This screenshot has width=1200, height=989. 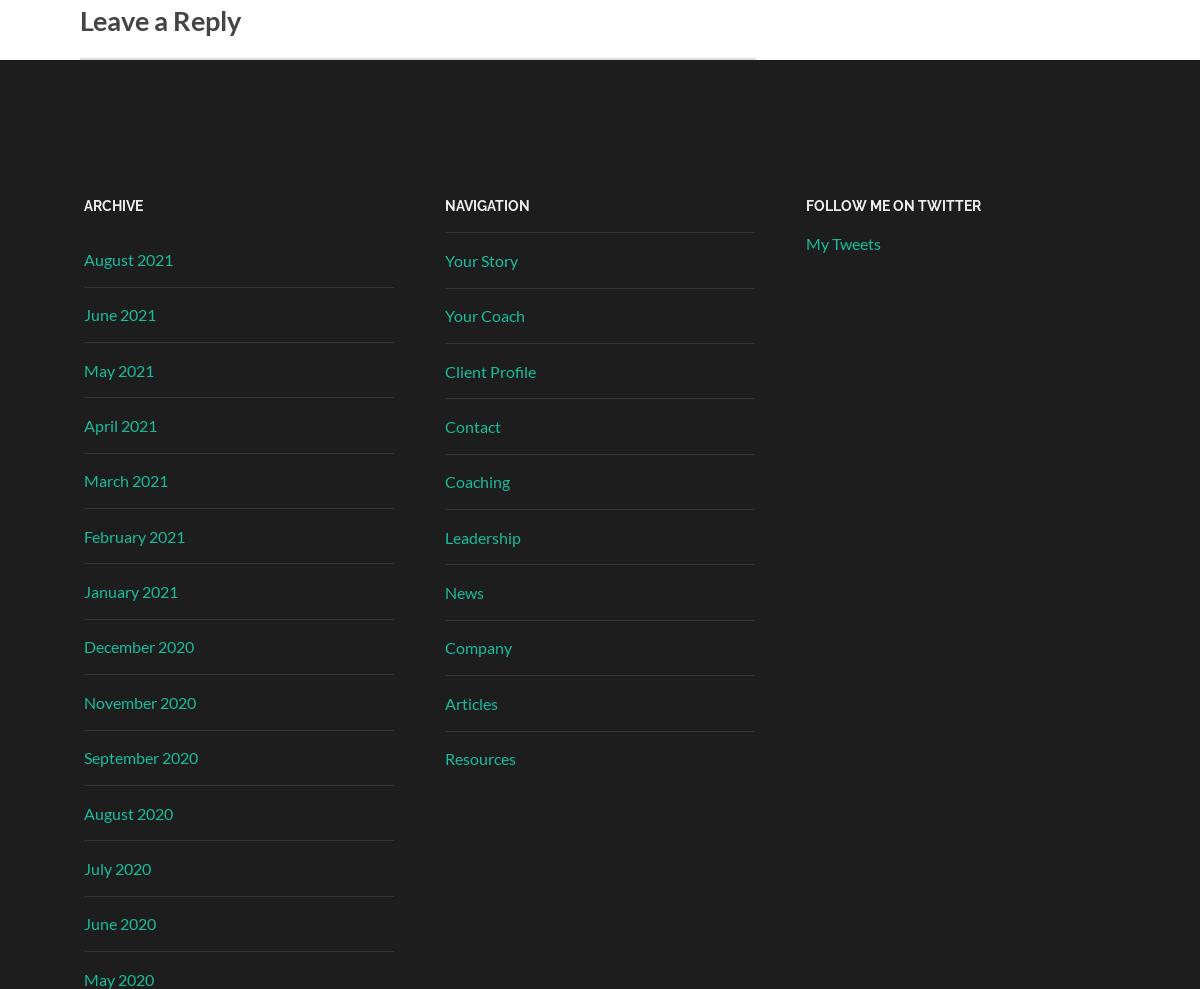 What do you see at coordinates (120, 424) in the screenshot?
I see `'April 2021'` at bounding box center [120, 424].